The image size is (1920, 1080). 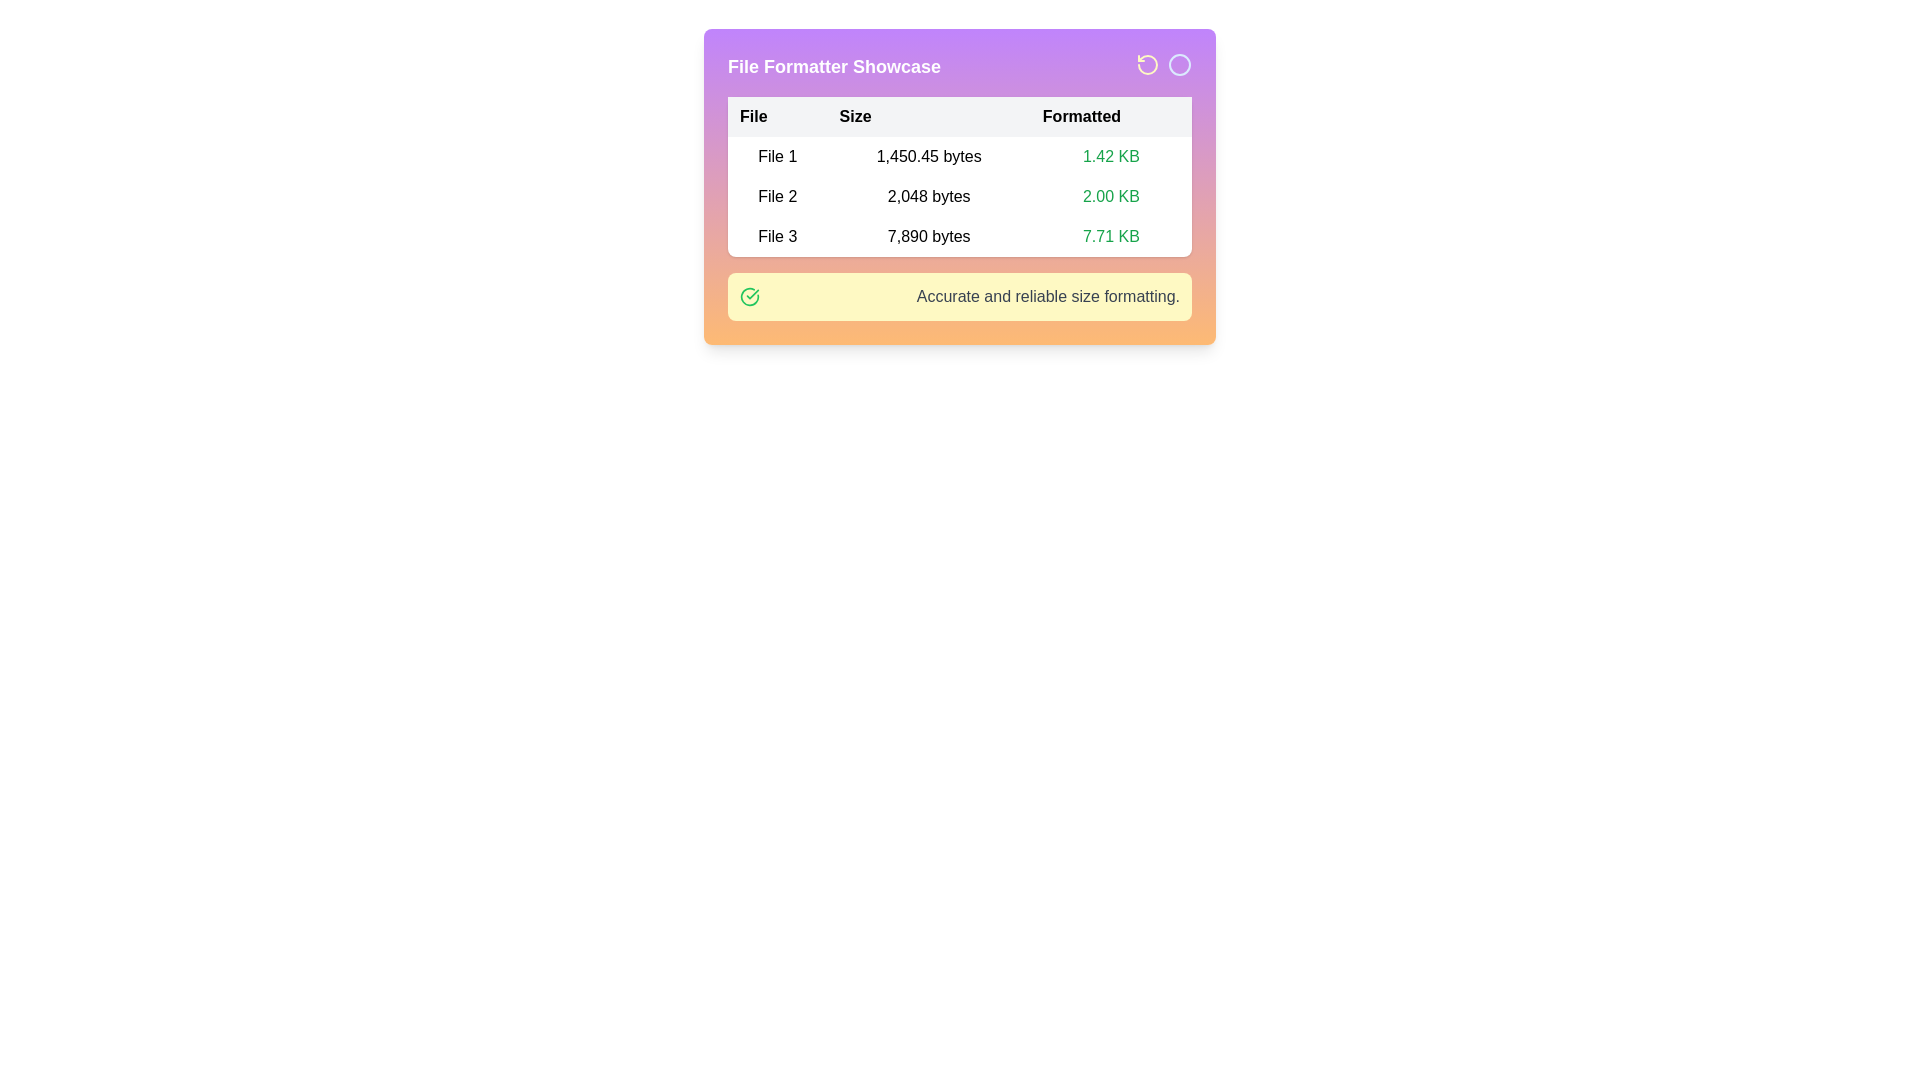 I want to click on the text label element displaying '2,048 bytes' located in the second column of the file-related information table, so click(x=928, y=196).